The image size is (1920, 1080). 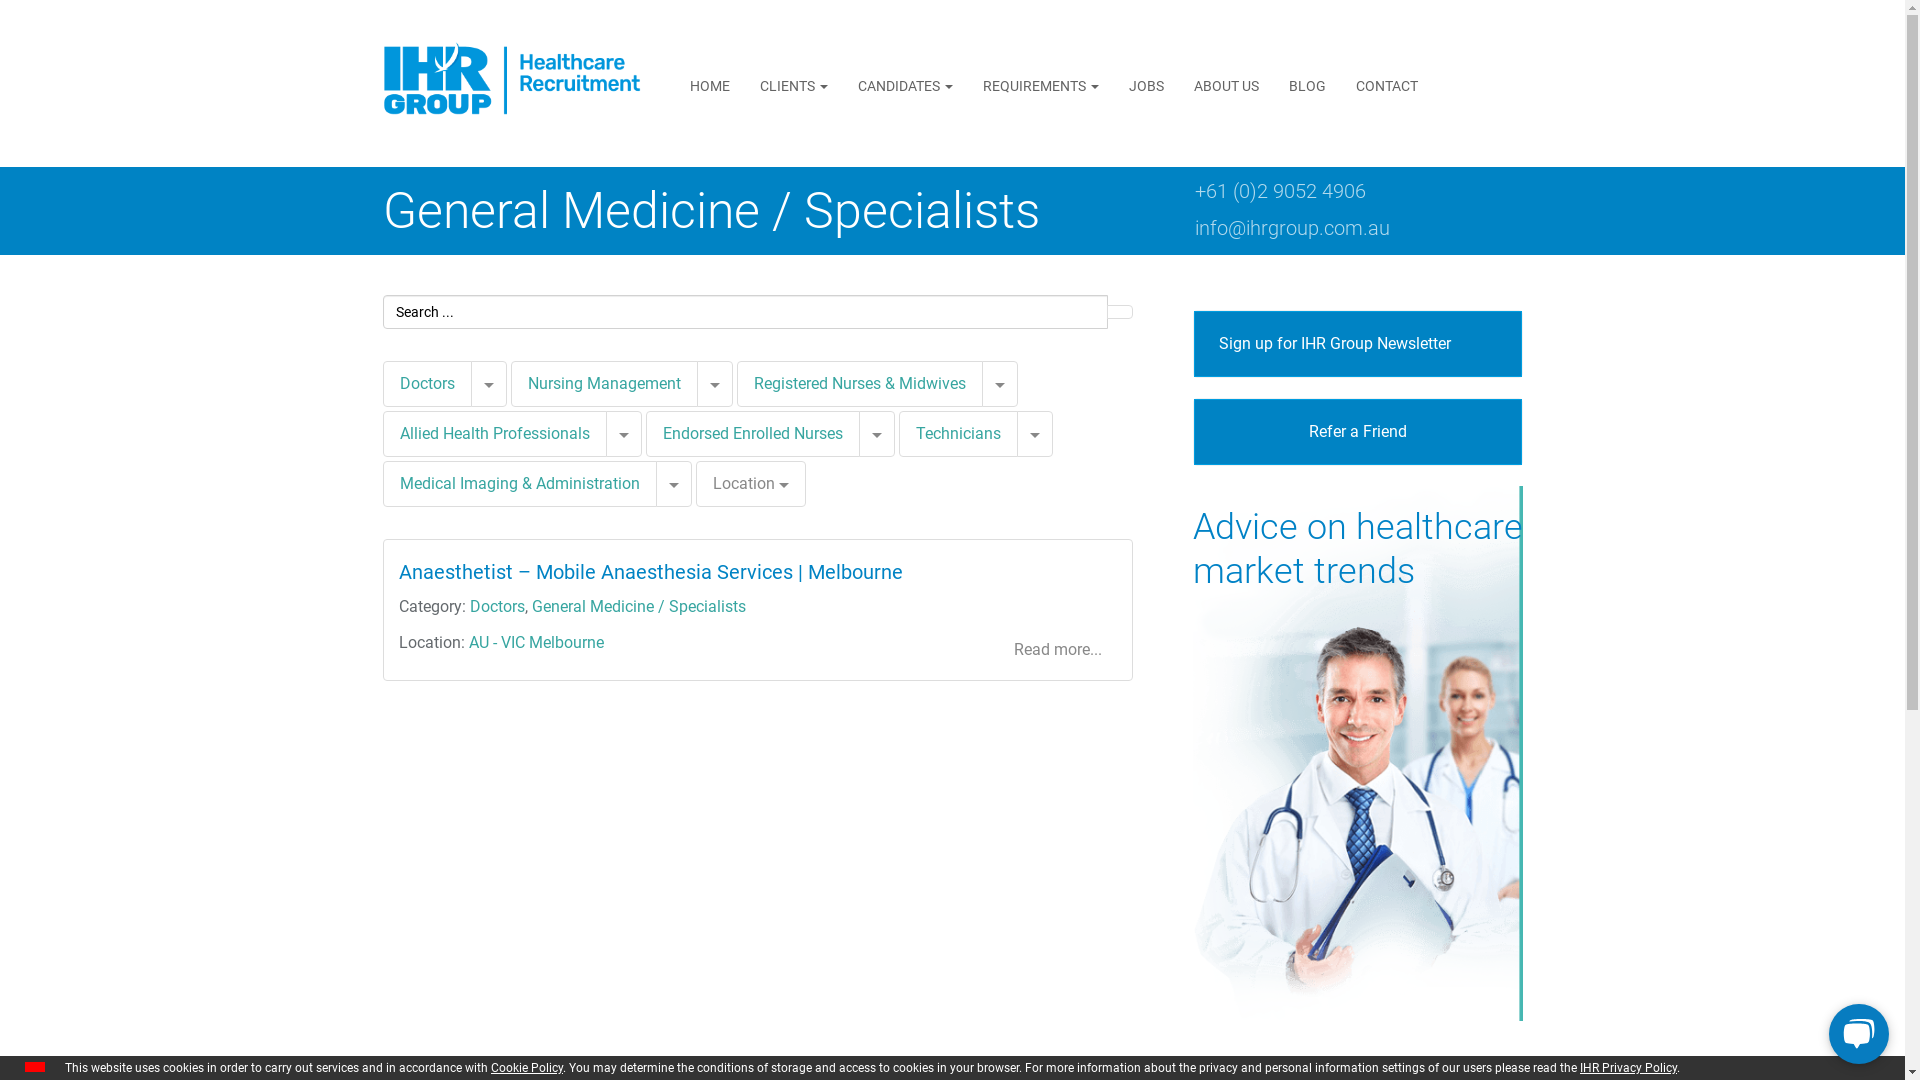 I want to click on 'Endorsed Enrolled Nurses', so click(x=752, y=433).